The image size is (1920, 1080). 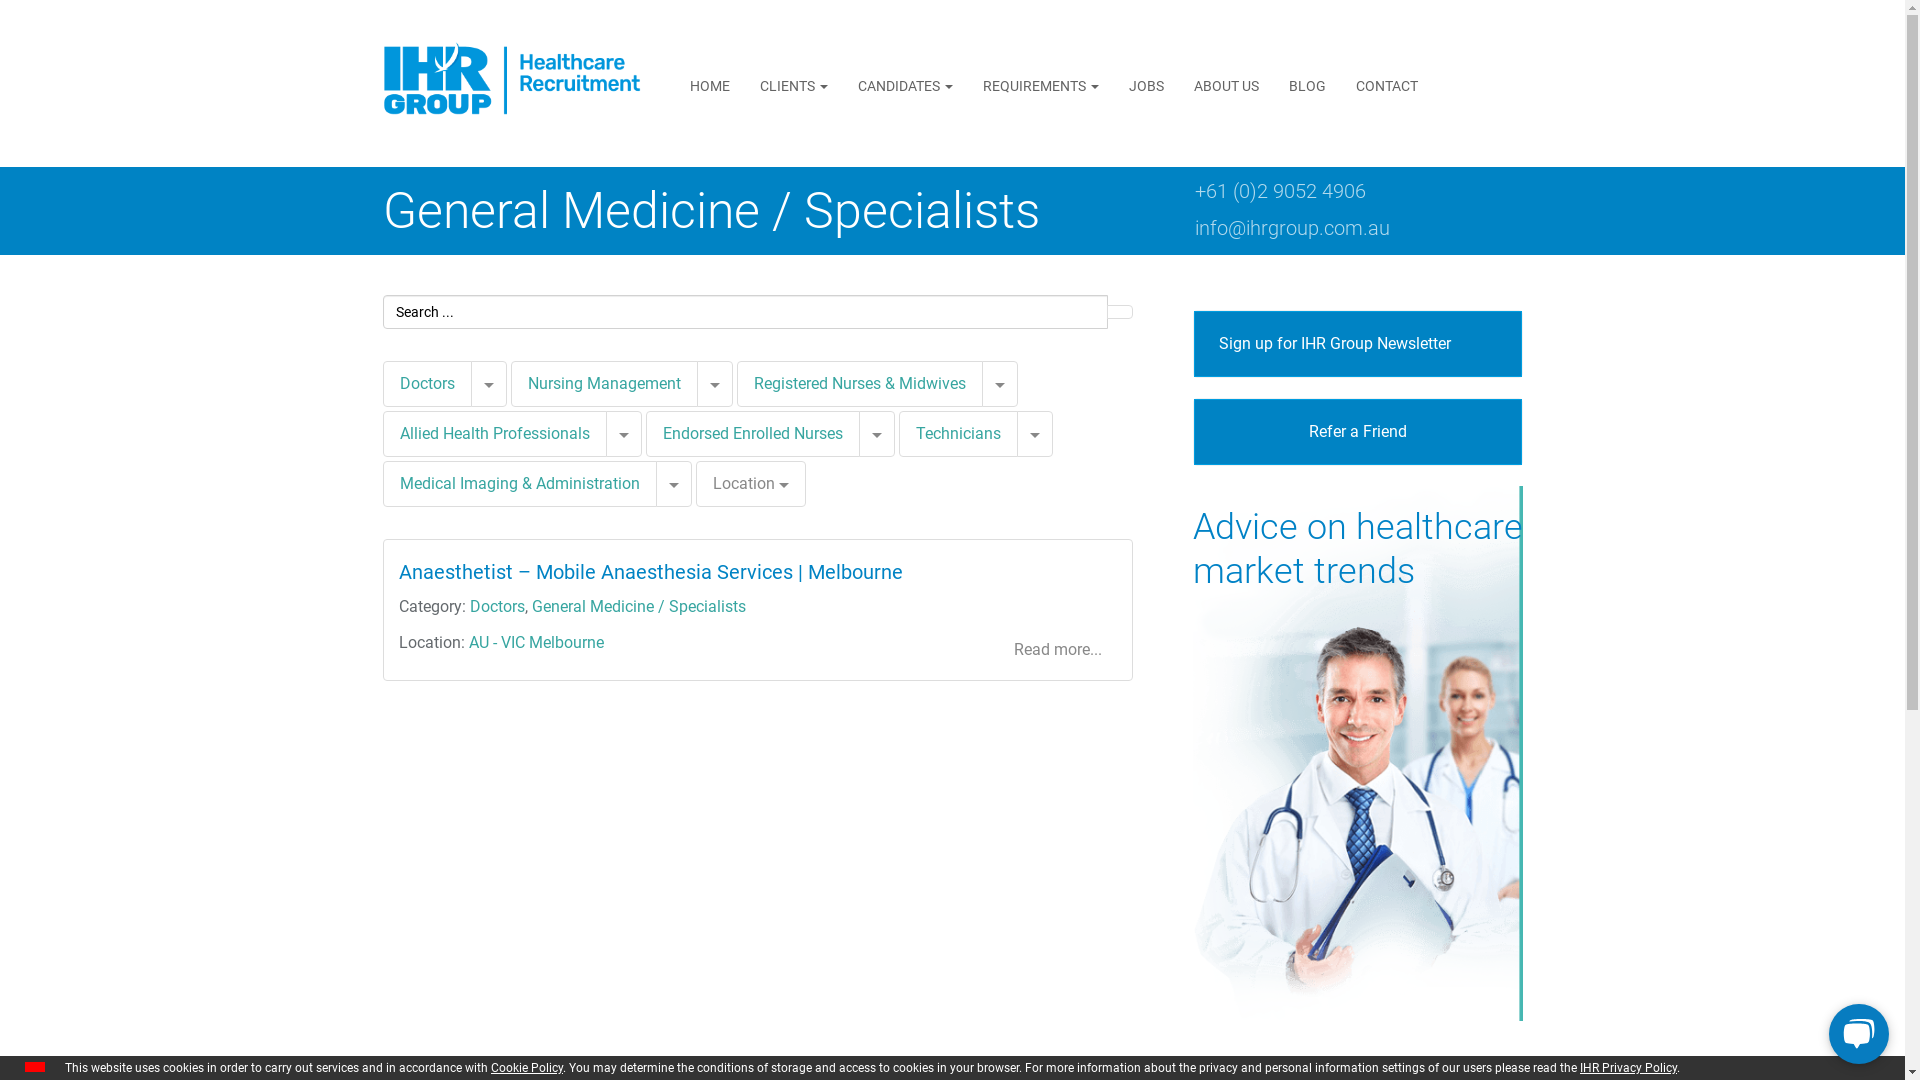 I want to click on 'Endorsed Enrolled Nurses', so click(x=752, y=433).